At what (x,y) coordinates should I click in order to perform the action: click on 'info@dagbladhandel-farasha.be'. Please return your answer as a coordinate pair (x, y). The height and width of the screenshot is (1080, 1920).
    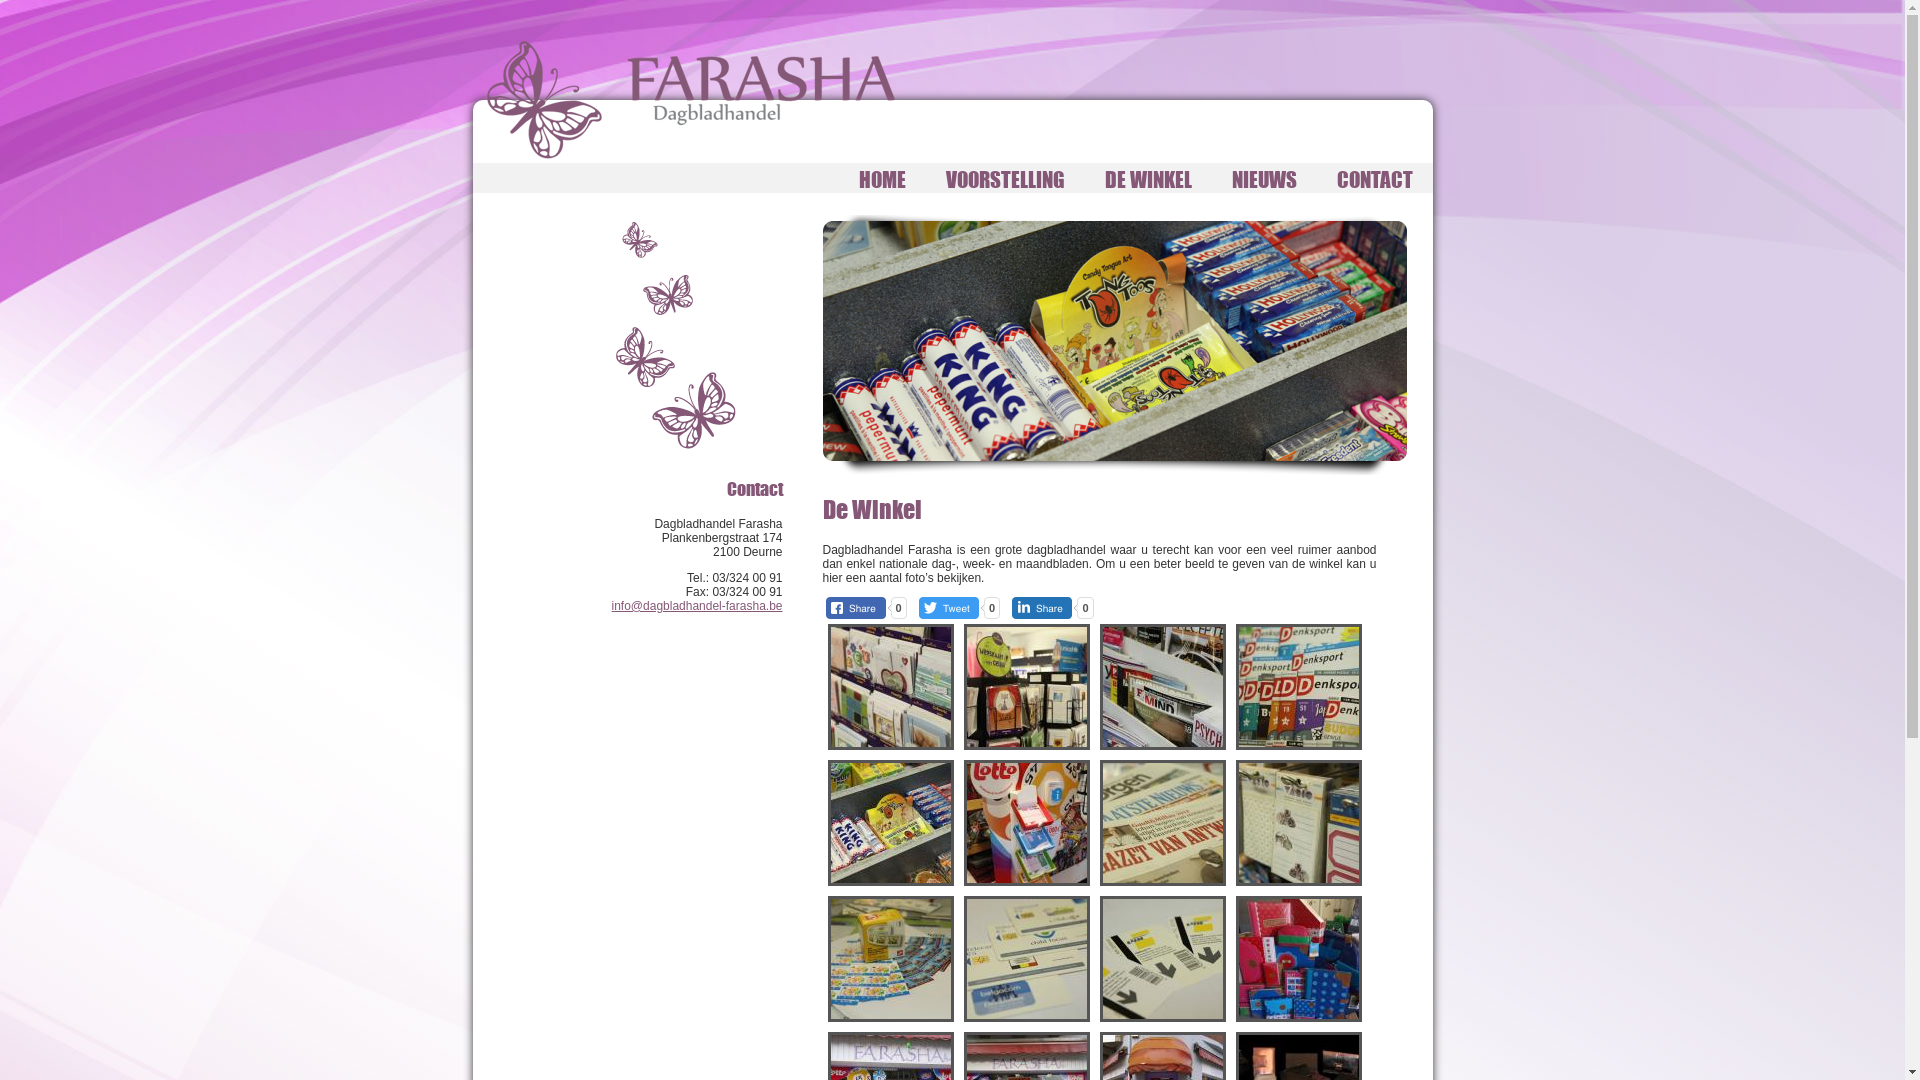
    Looking at the image, I should click on (610, 604).